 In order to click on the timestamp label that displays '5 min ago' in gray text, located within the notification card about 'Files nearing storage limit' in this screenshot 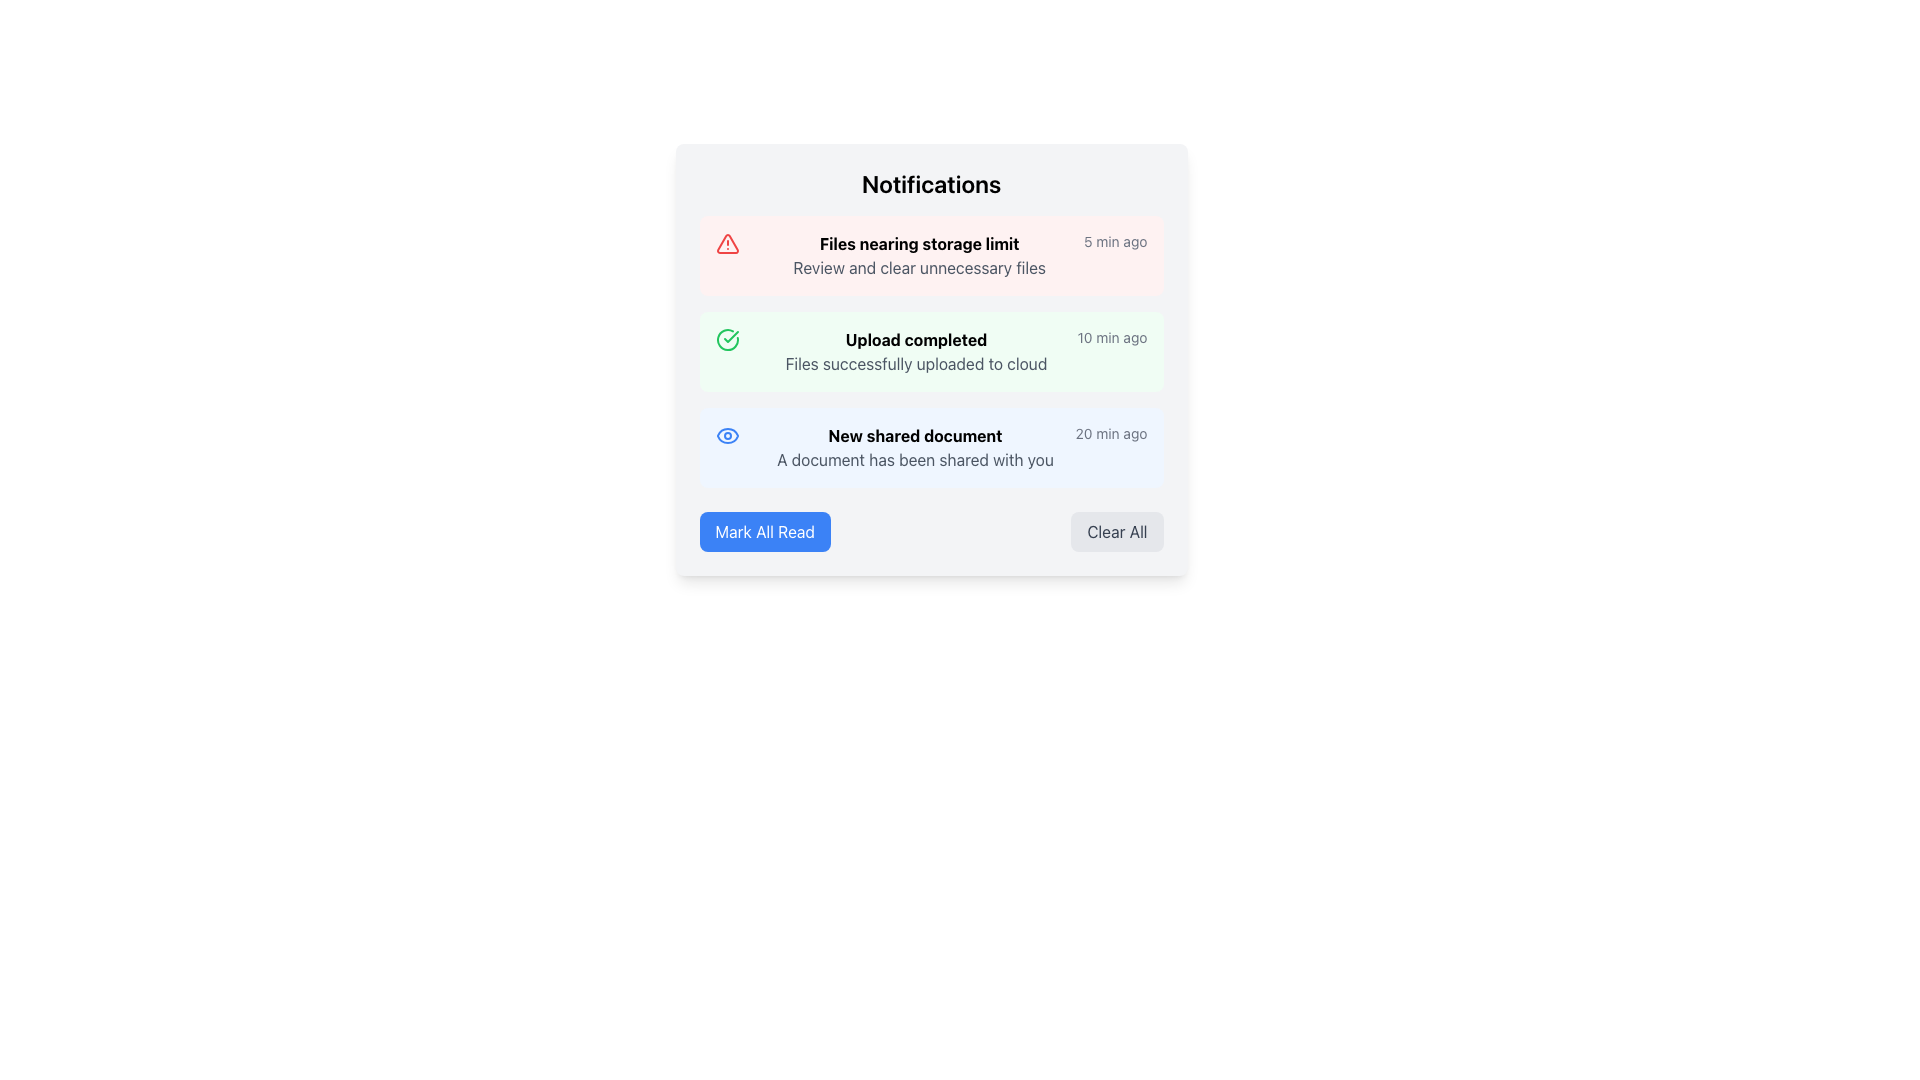, I will do `click(1114, 241)`.